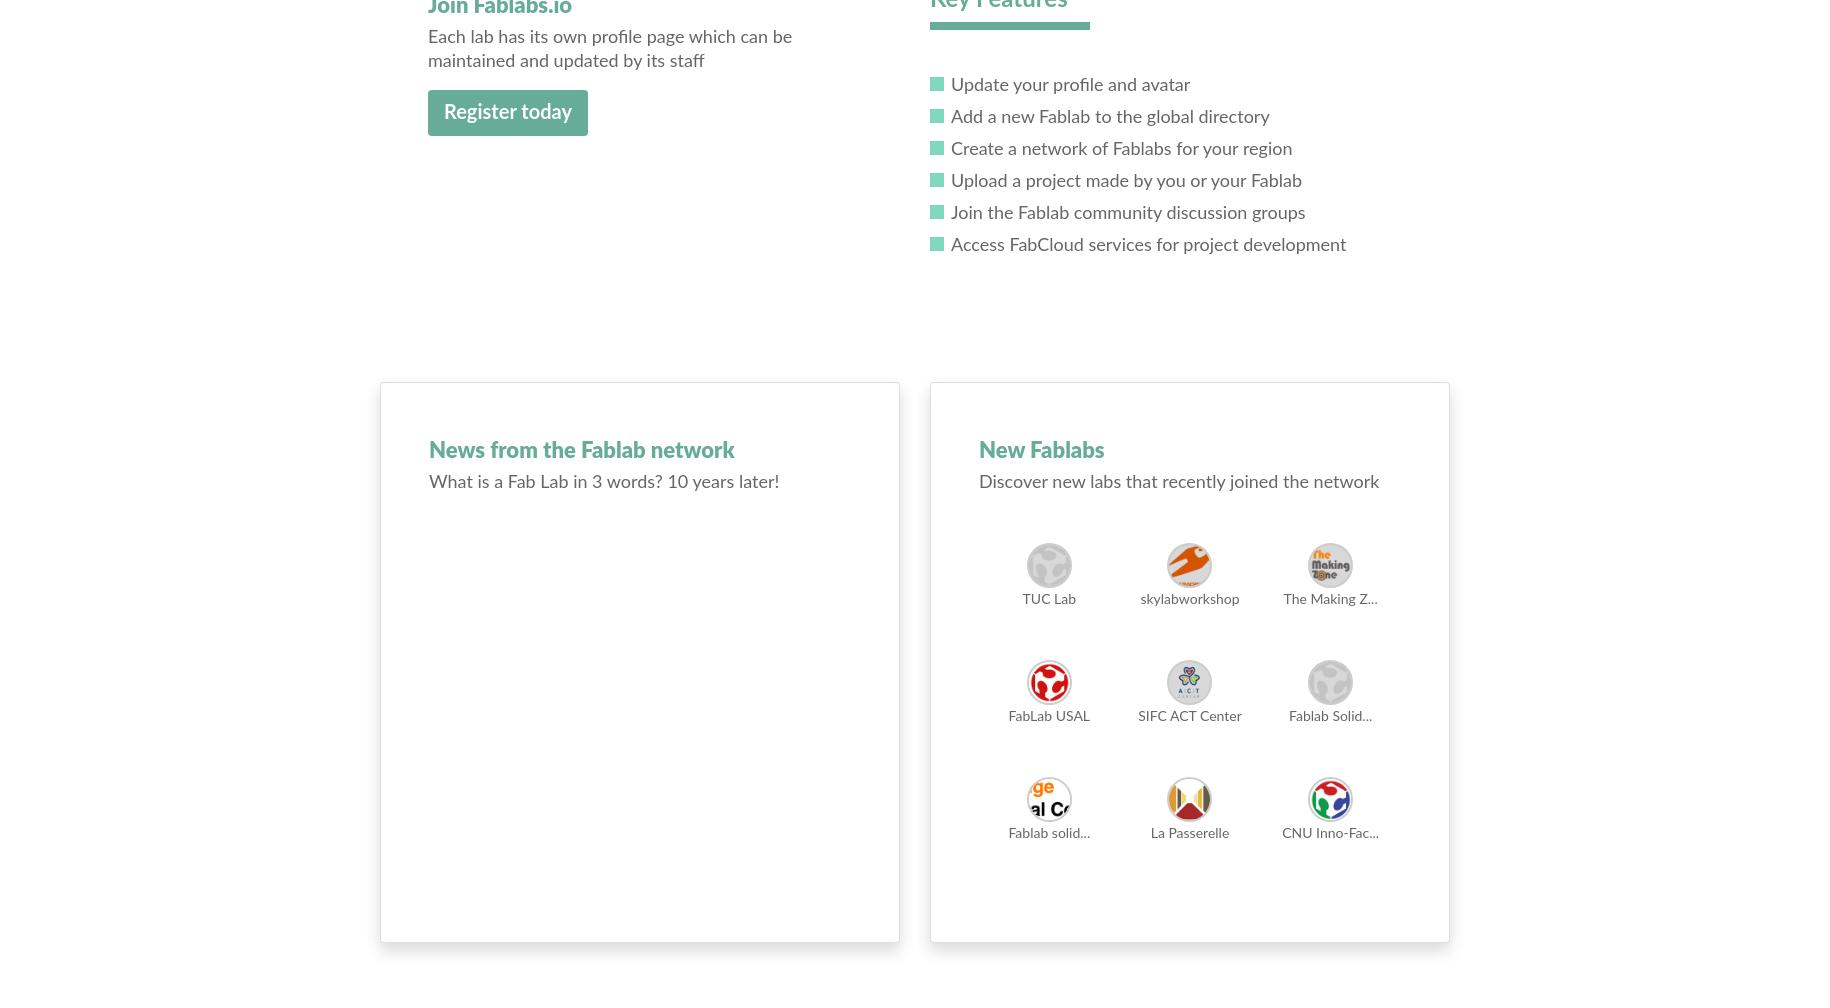 The width and height of the screenshot is (1830, 1008). I want to click on 'TUC Lab', so click(1048, 599).